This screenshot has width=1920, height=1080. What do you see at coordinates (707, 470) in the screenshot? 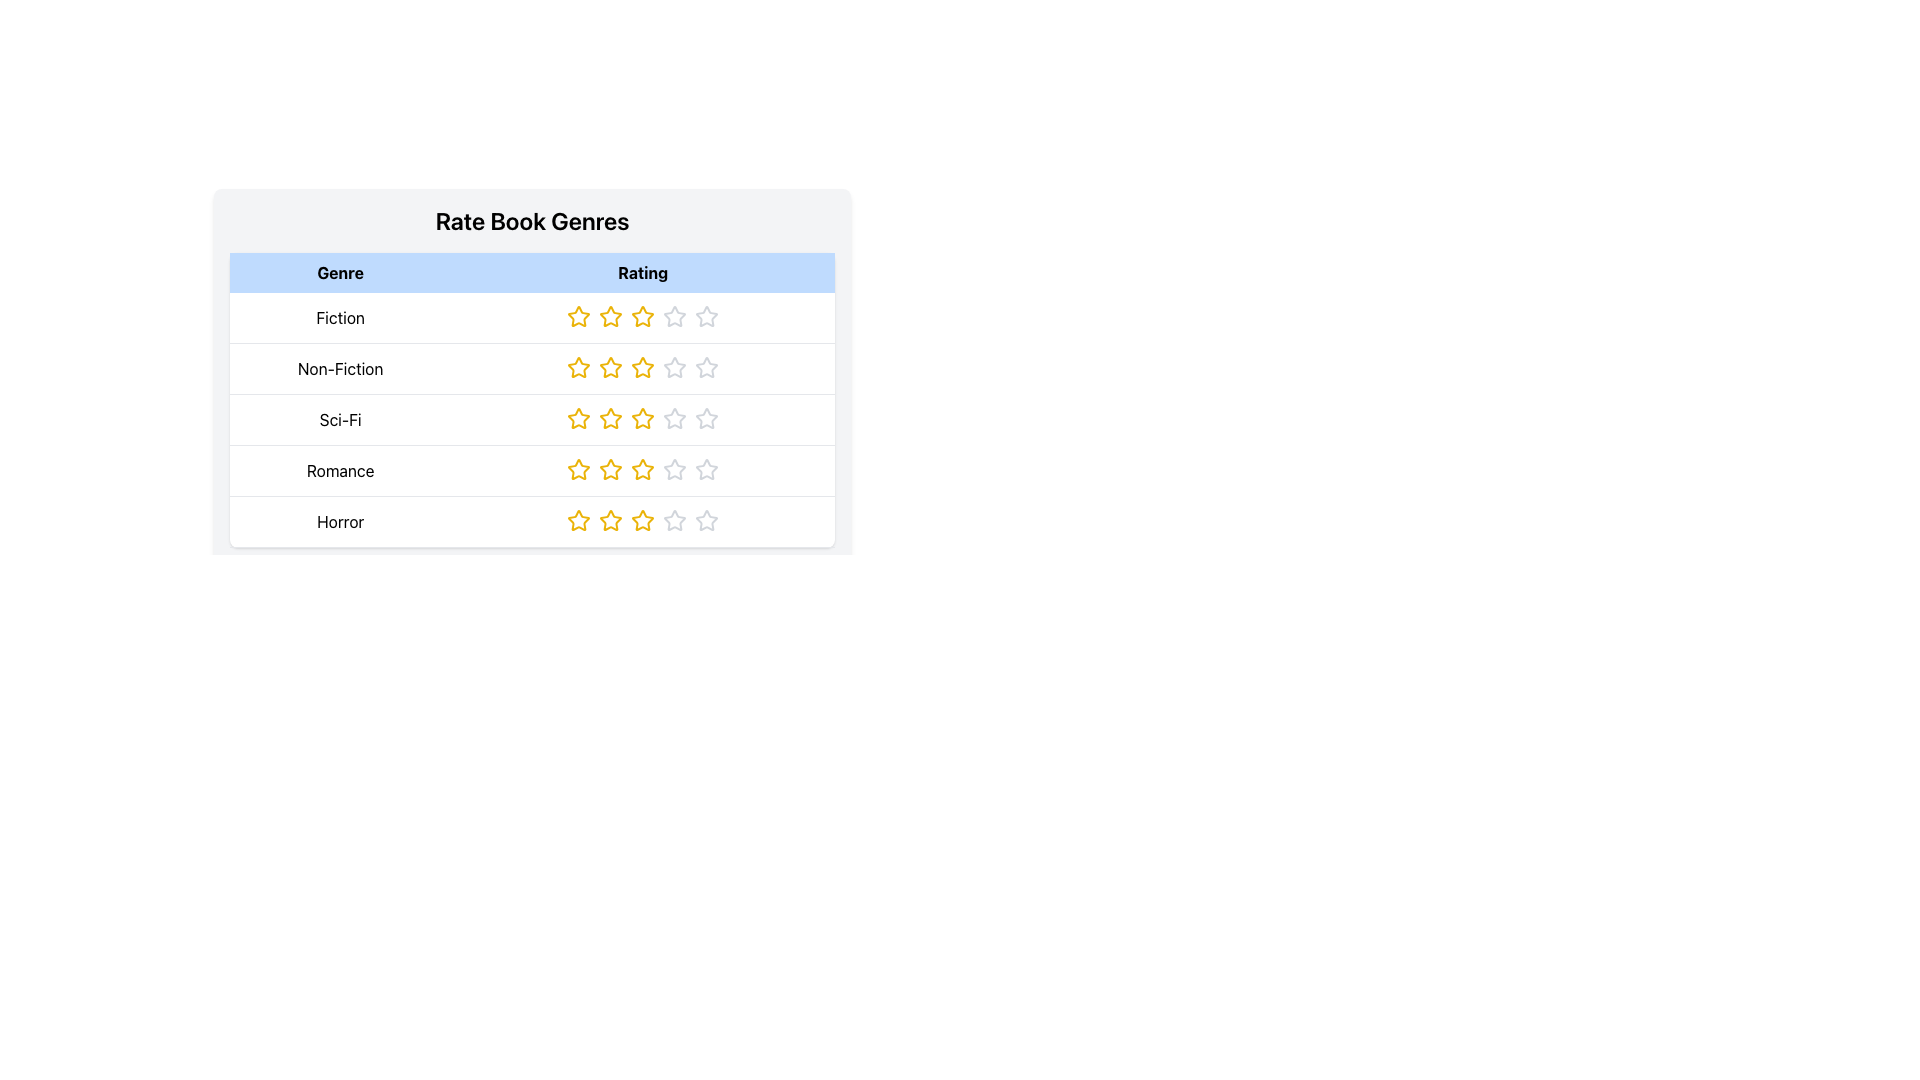
I see `the fourth star in the 'Rating' column of the 'Romance' row in the star-rating UI element` at bounding box center [707, 470].